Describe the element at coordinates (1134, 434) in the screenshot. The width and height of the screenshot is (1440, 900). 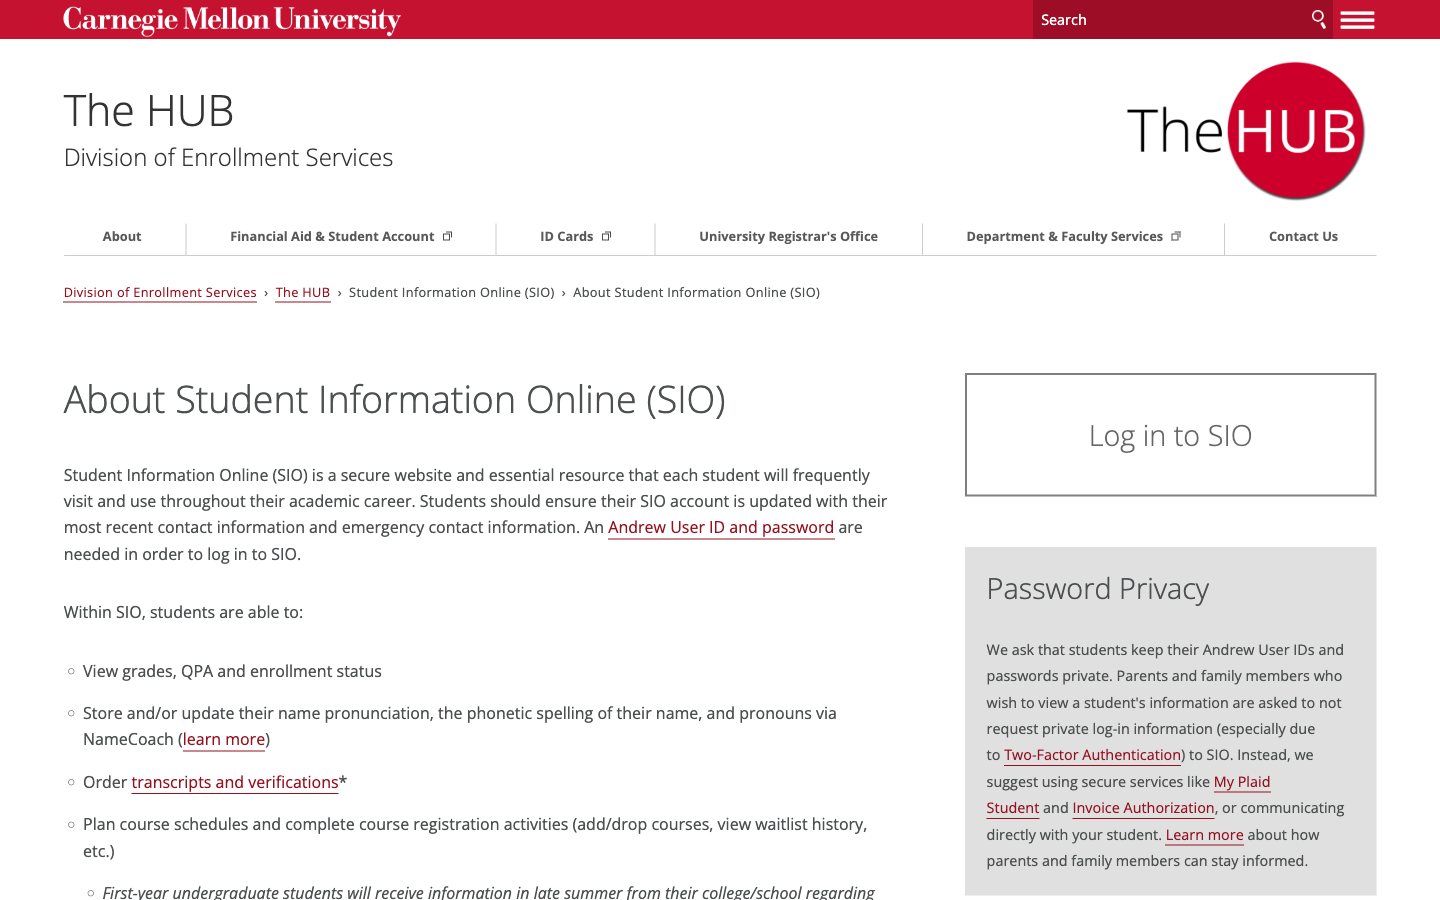
I see `Move to Account Login Page` at that location.